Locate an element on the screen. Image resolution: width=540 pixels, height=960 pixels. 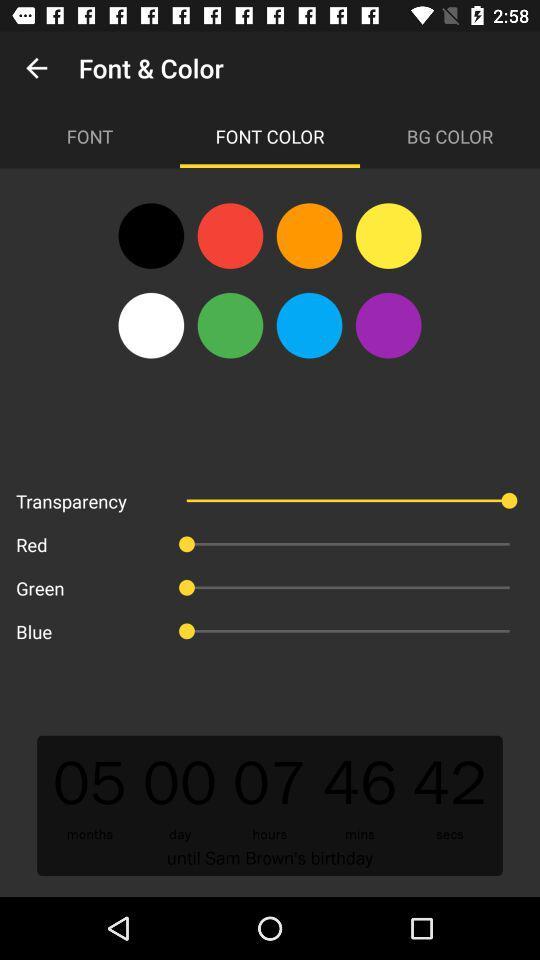
item to the left of the font & color item is located at coordinates (36, 68).